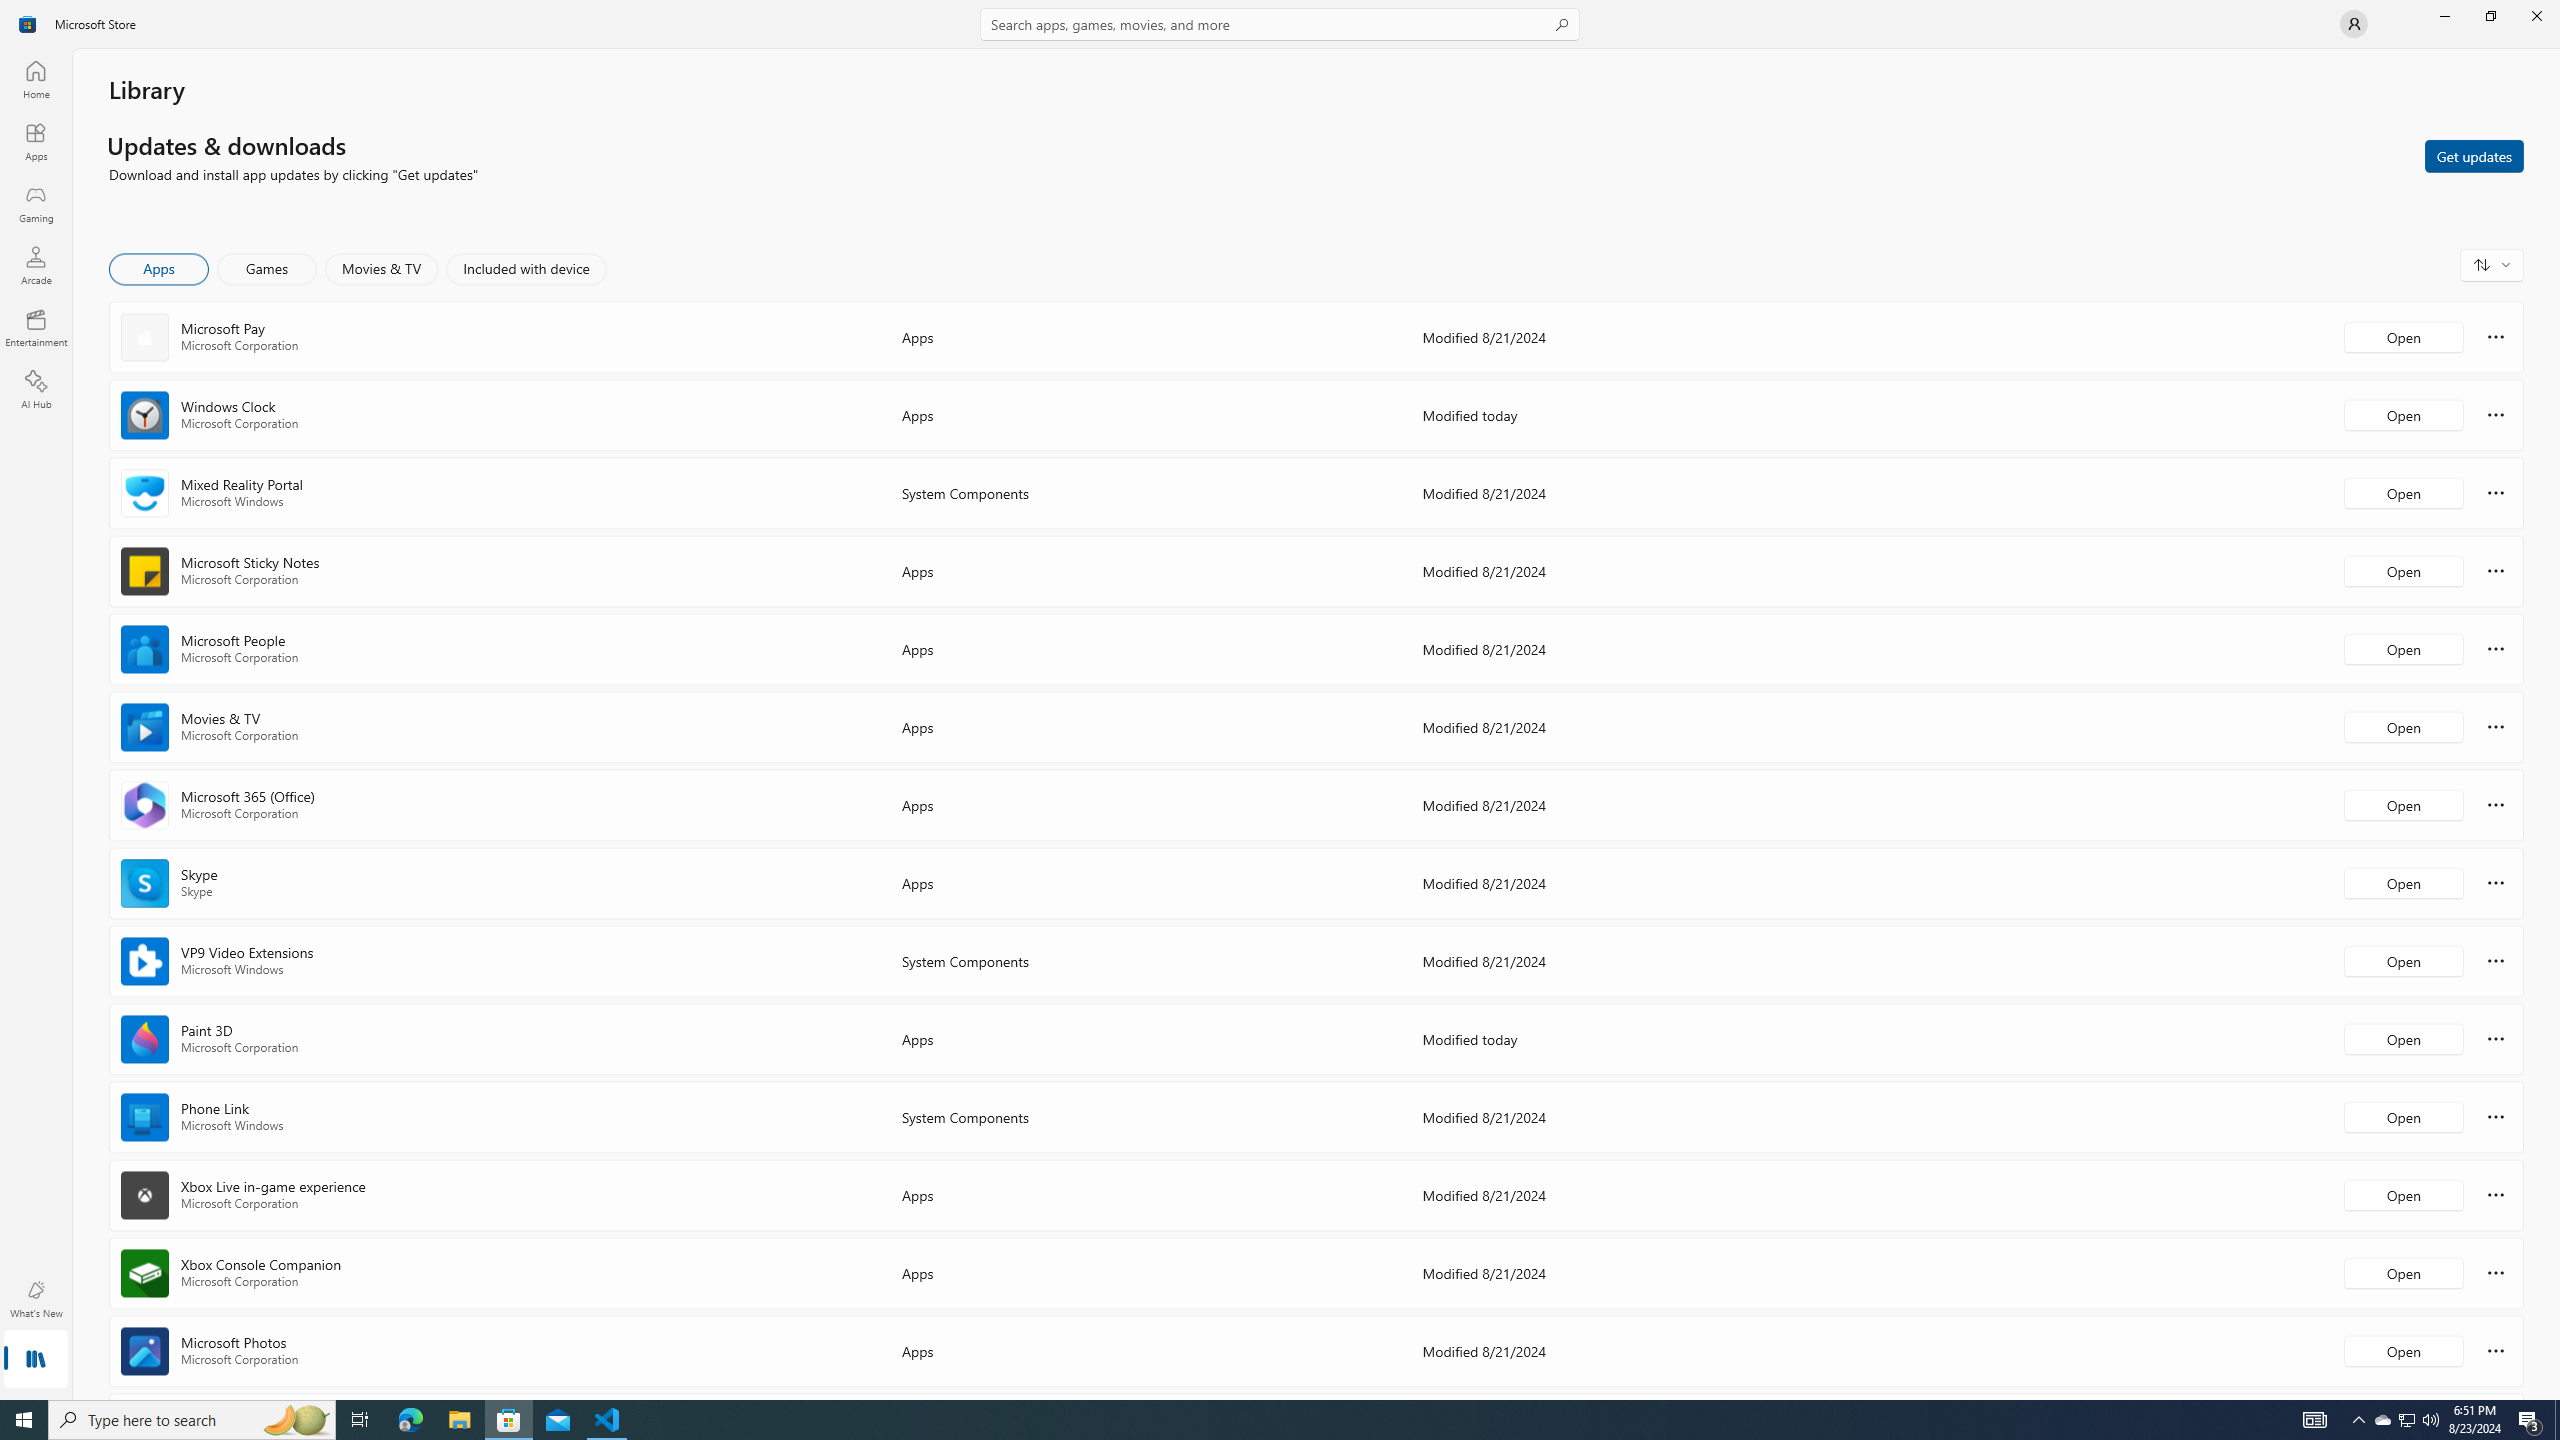 The image size is (2560, 1440). I want to click on 'Movies & TV', so click(380, 268).